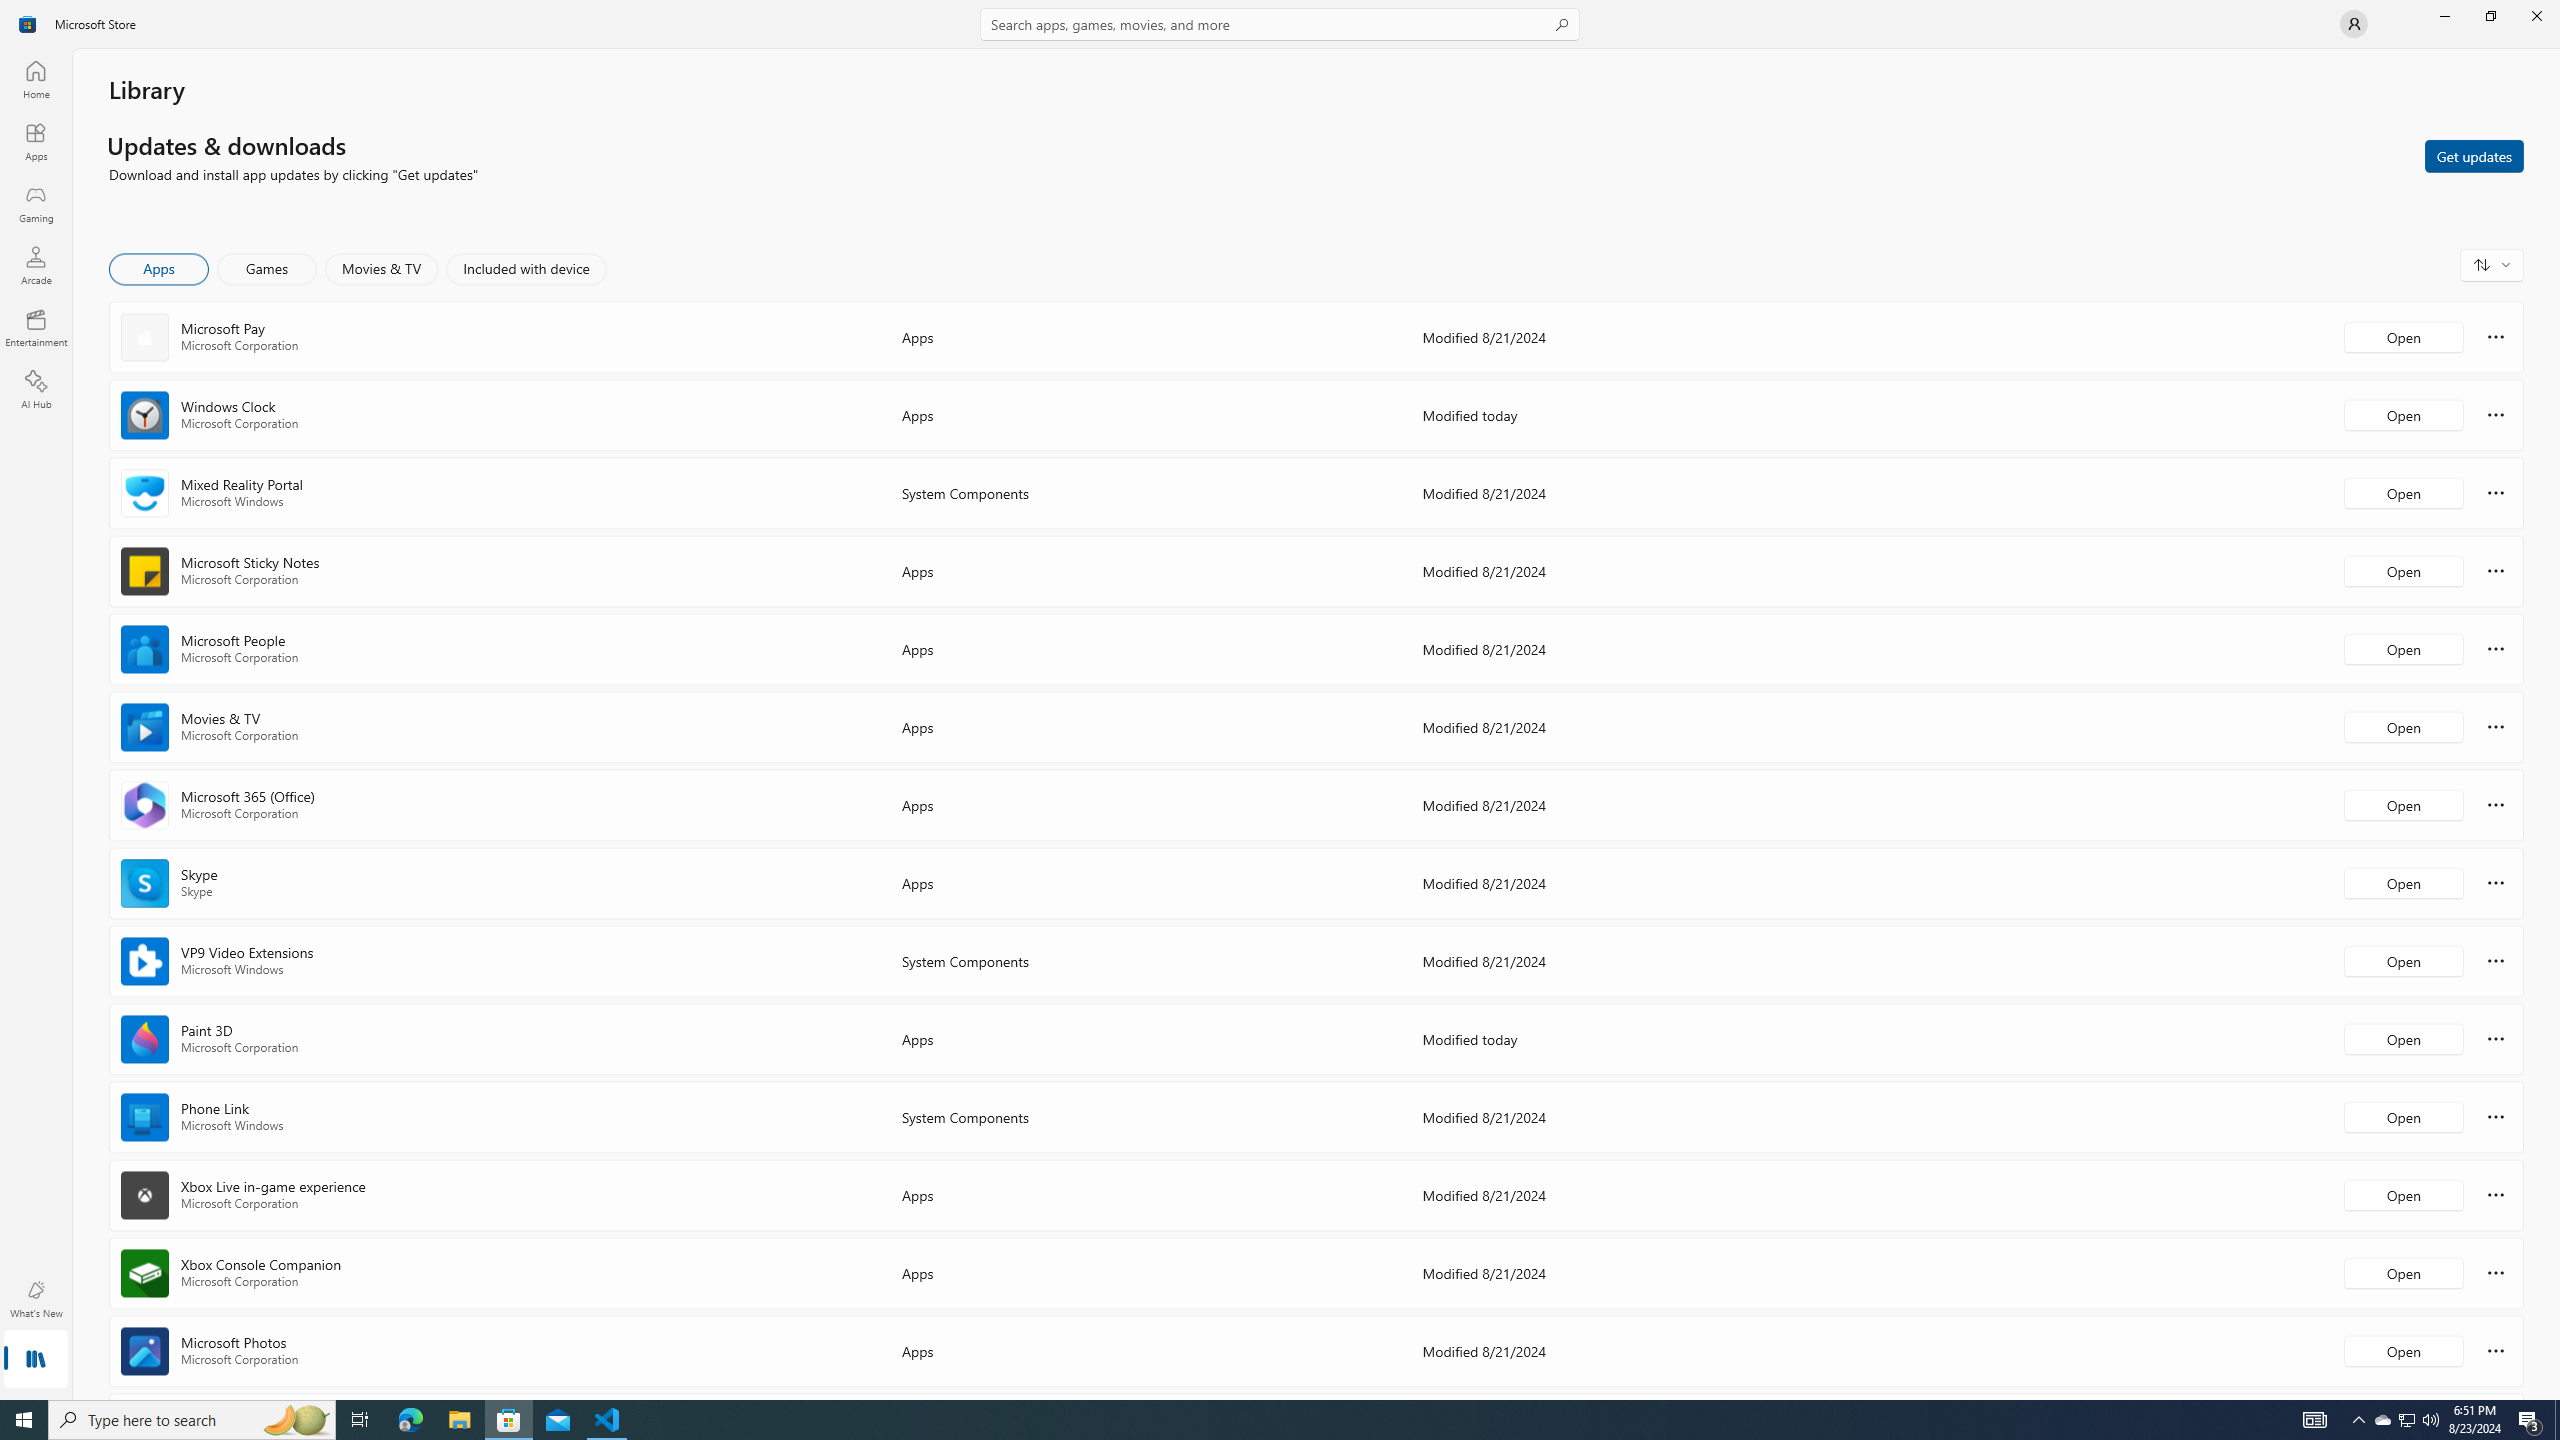 The image size is (2560, 1440). I want to click on 'Movies & TV', so click(380, 268).